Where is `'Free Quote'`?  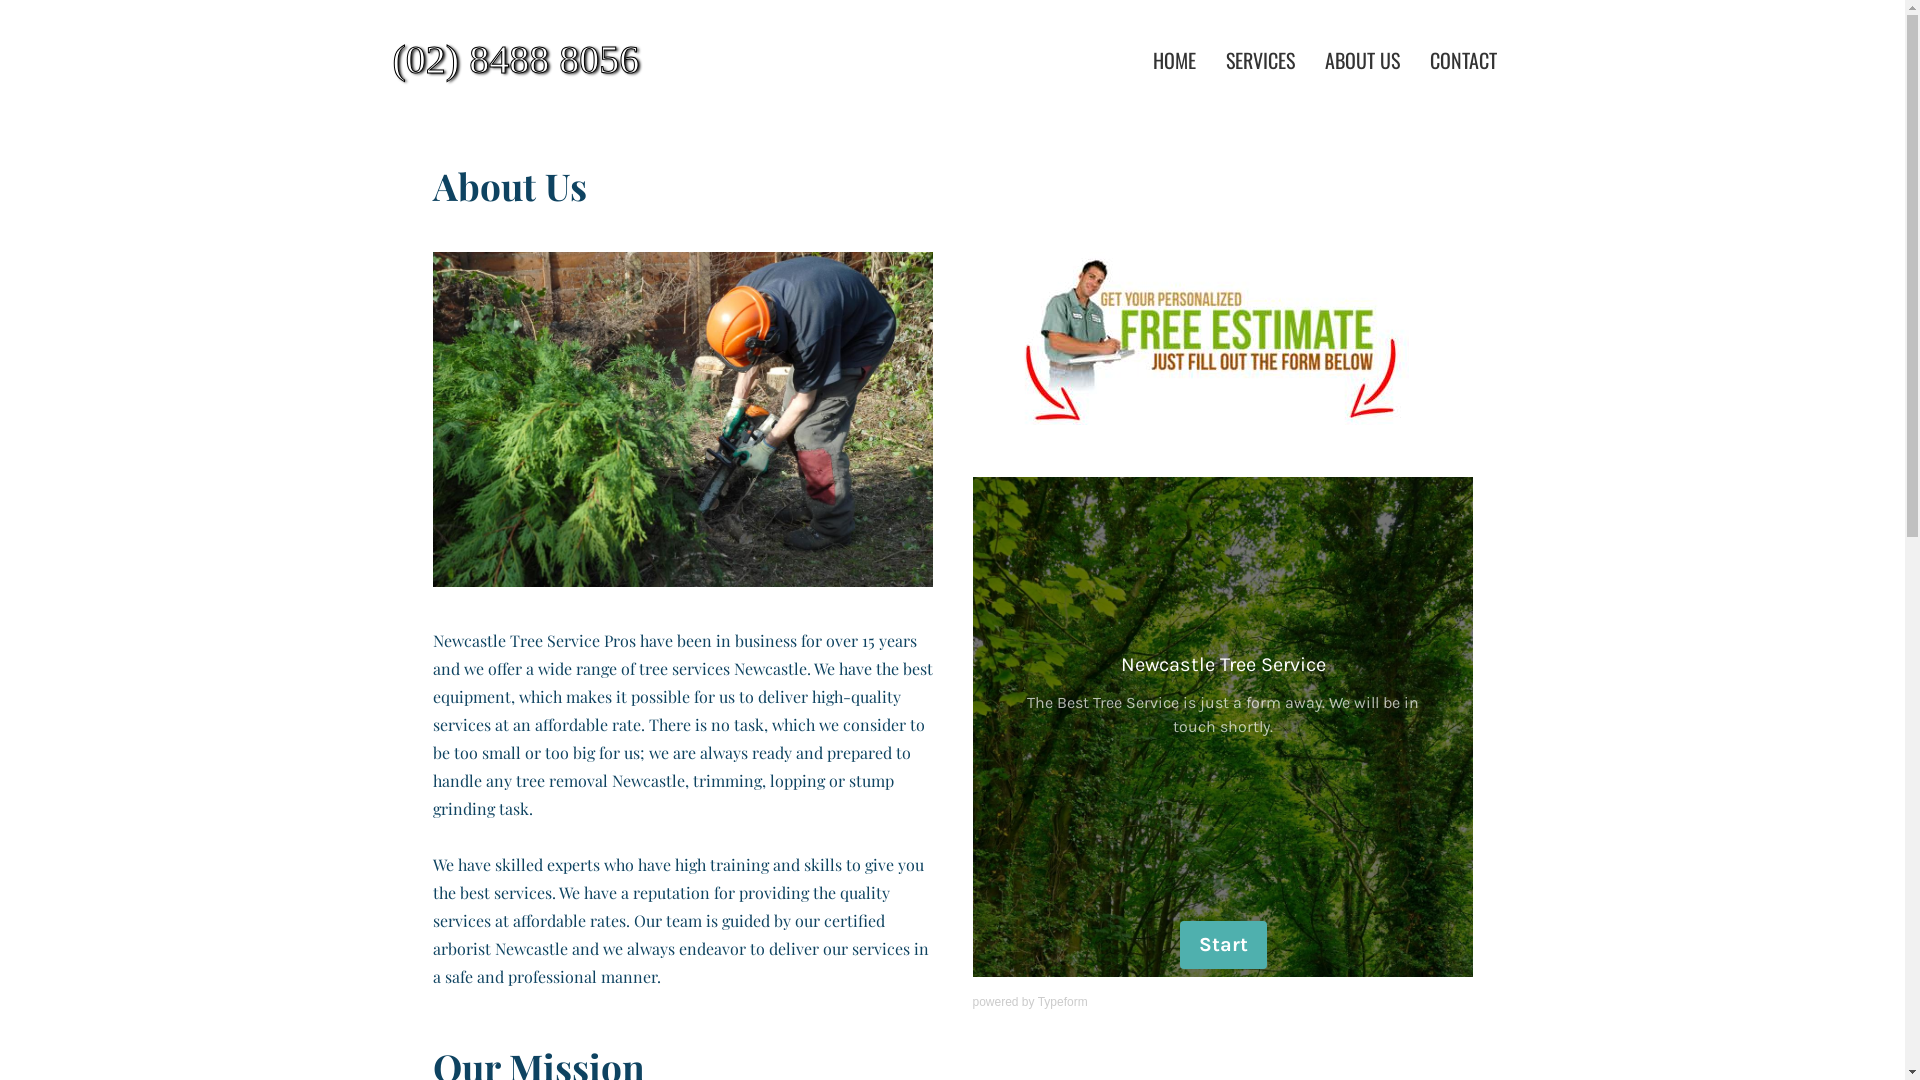 'Free Quote' is located at coordinates (1221, 343).